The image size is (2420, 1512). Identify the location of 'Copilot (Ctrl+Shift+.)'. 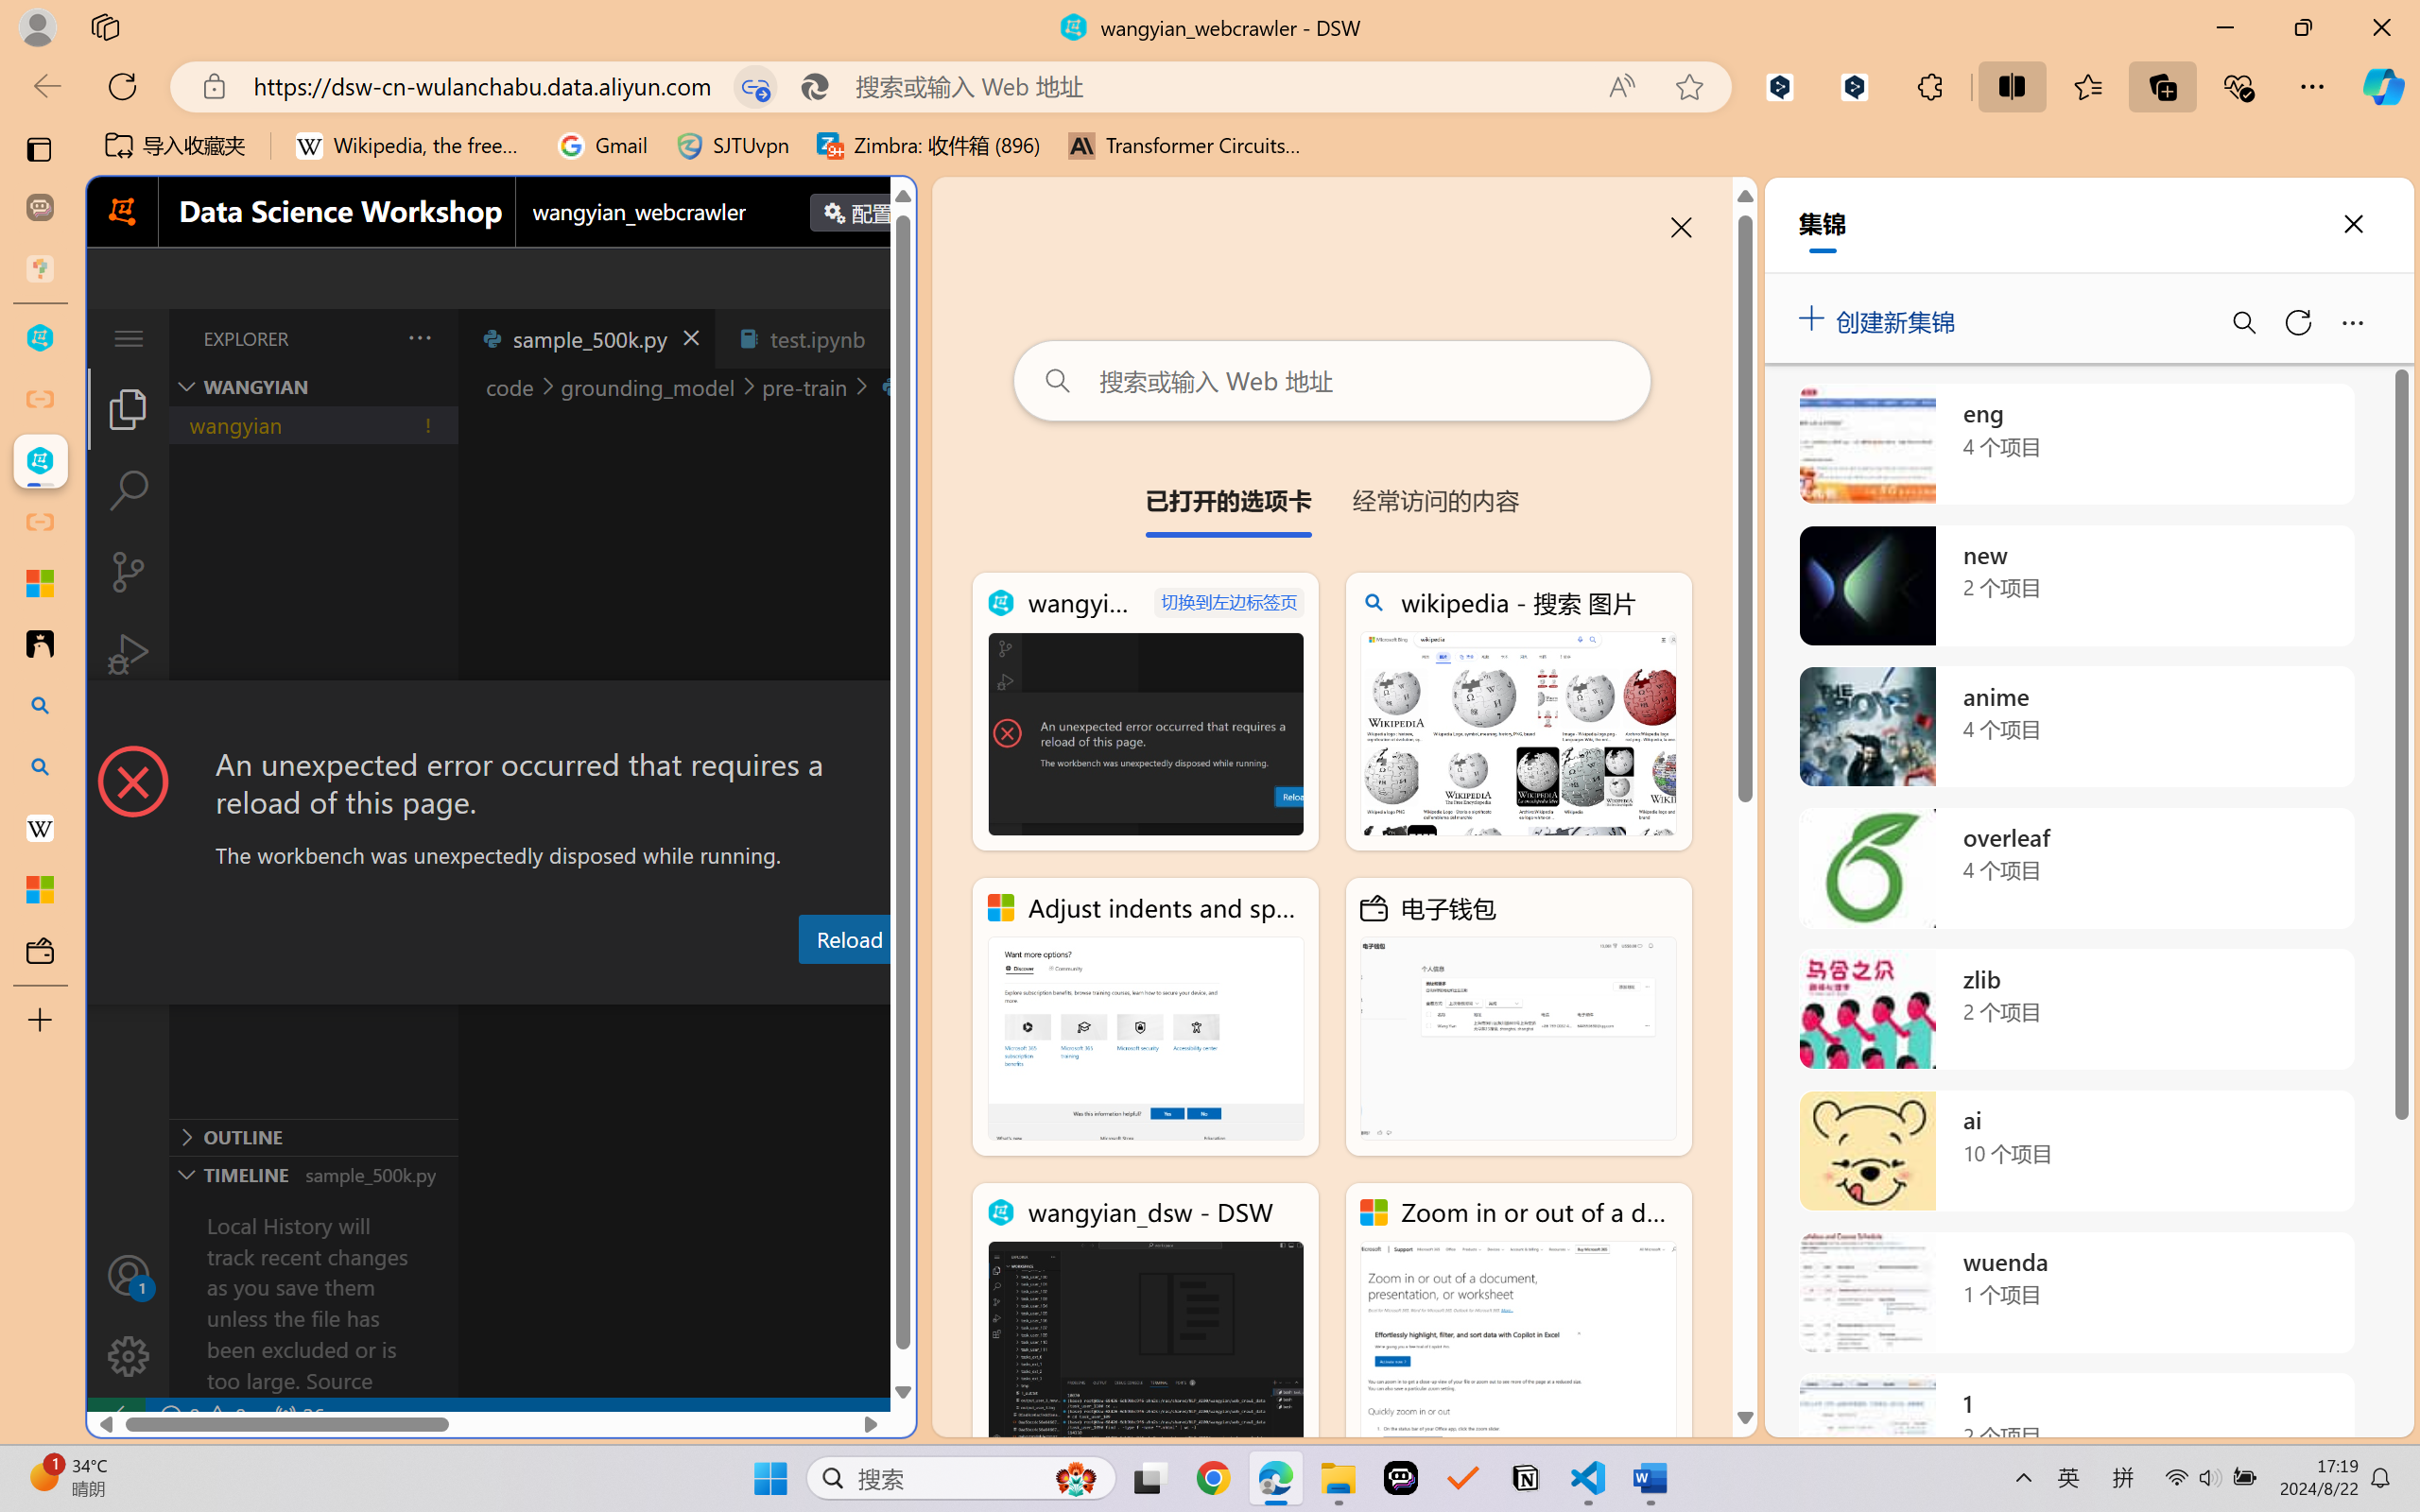
(2383, 86).